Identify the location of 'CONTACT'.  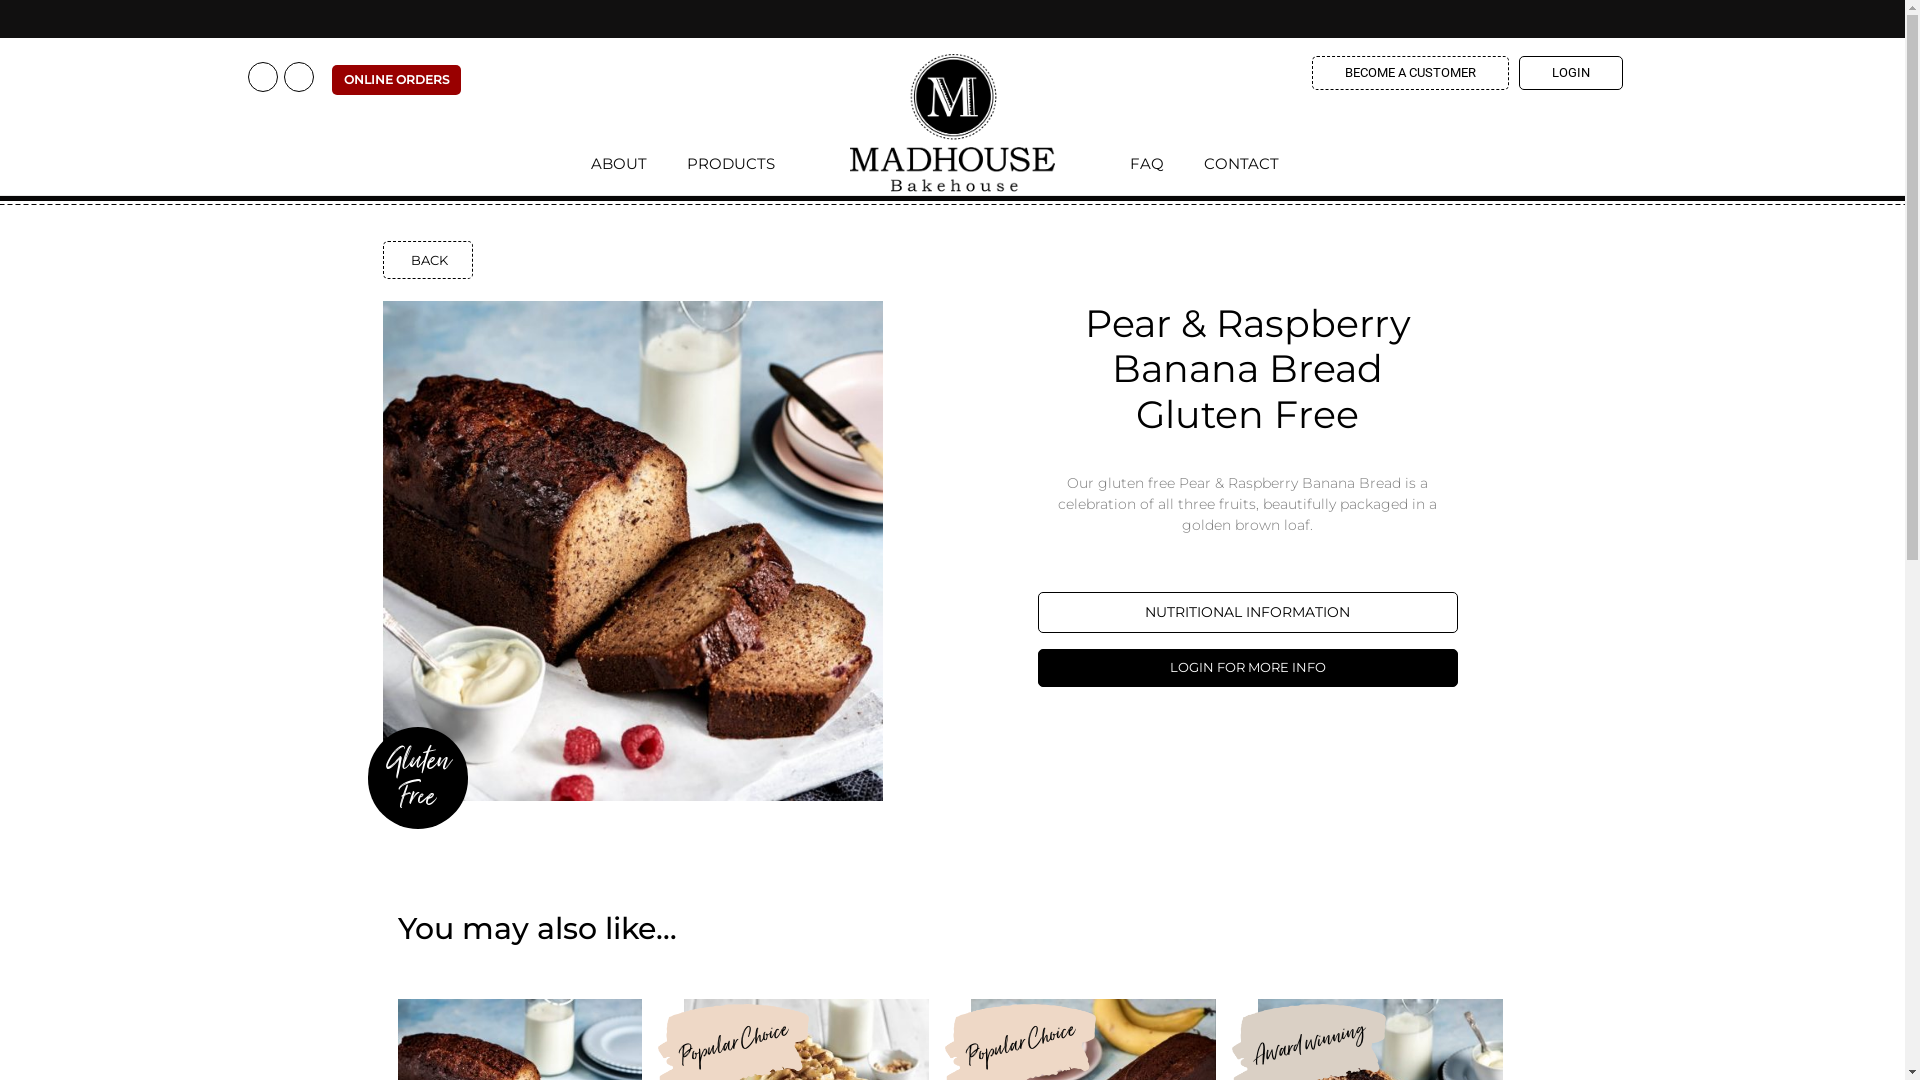
(1240, 168).